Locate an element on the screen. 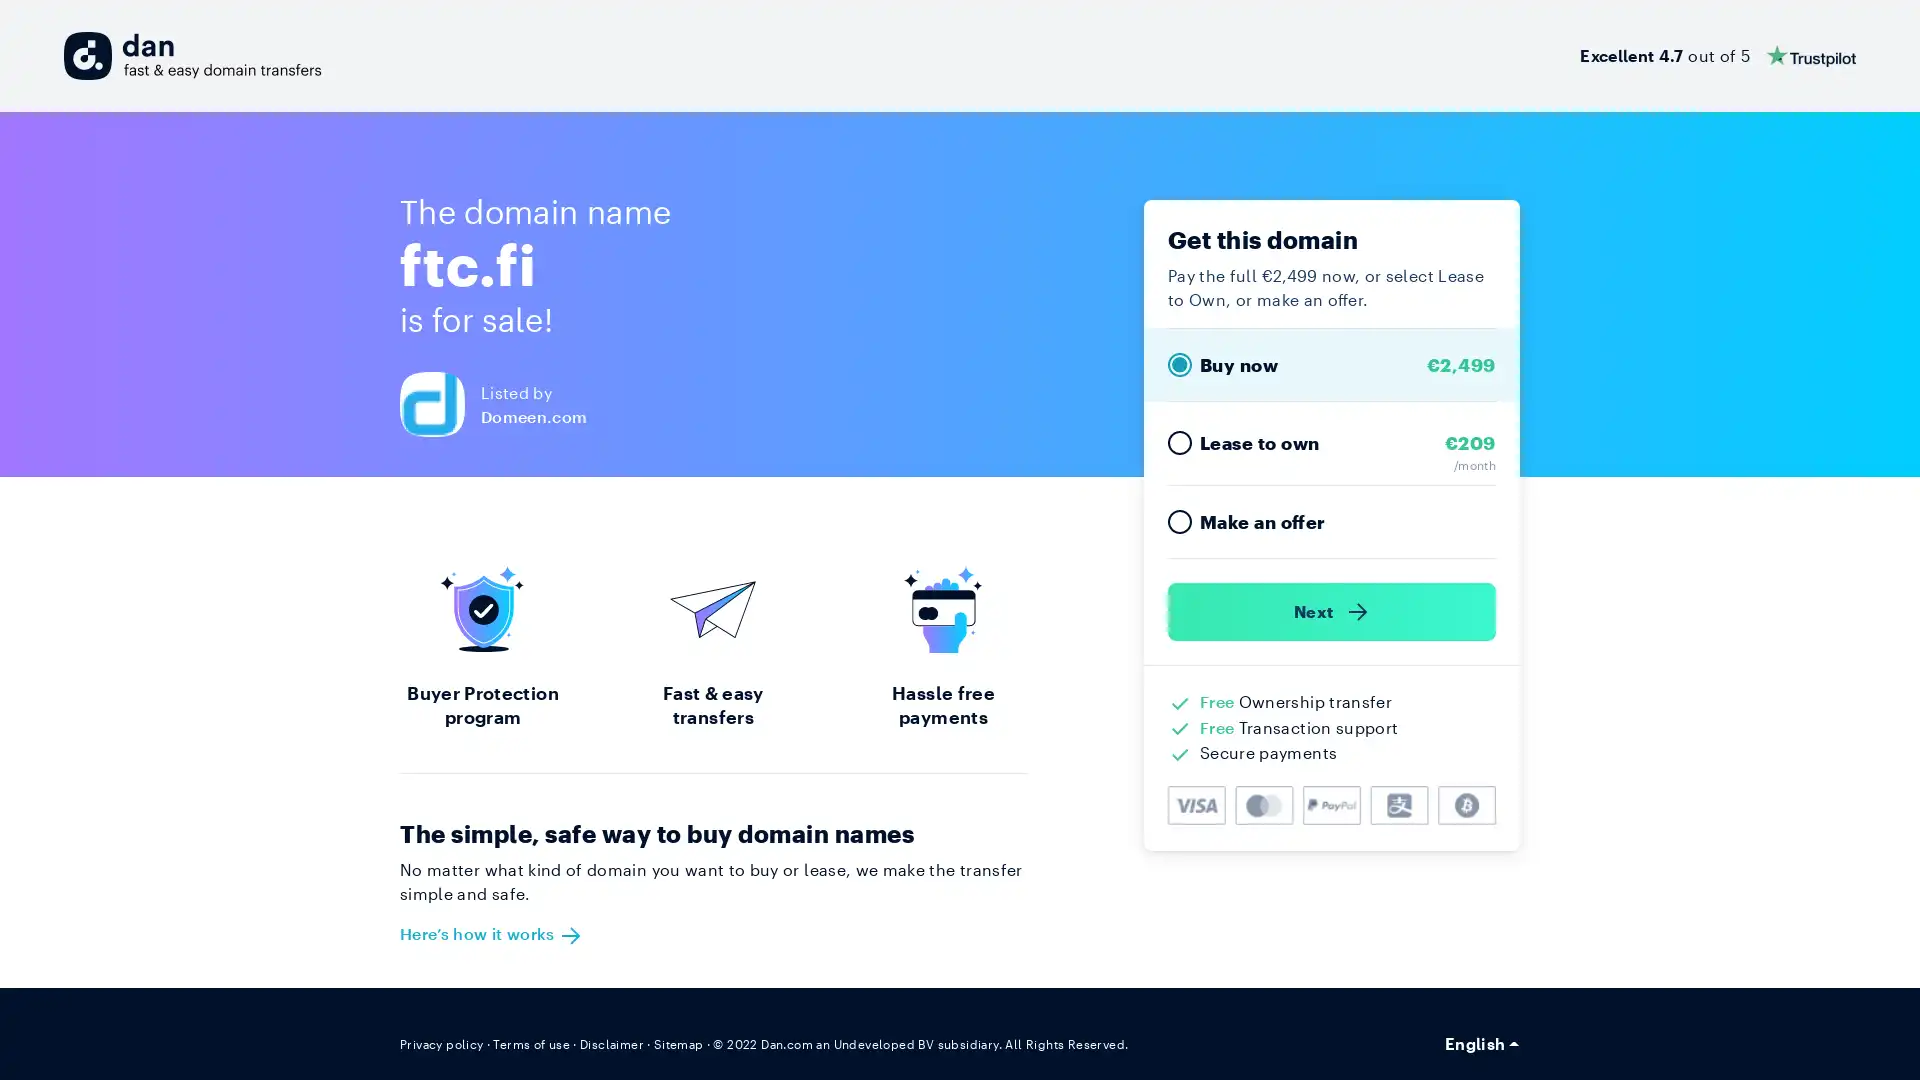  Open Intercom Messenger is located at coordinates (1869, 1029).